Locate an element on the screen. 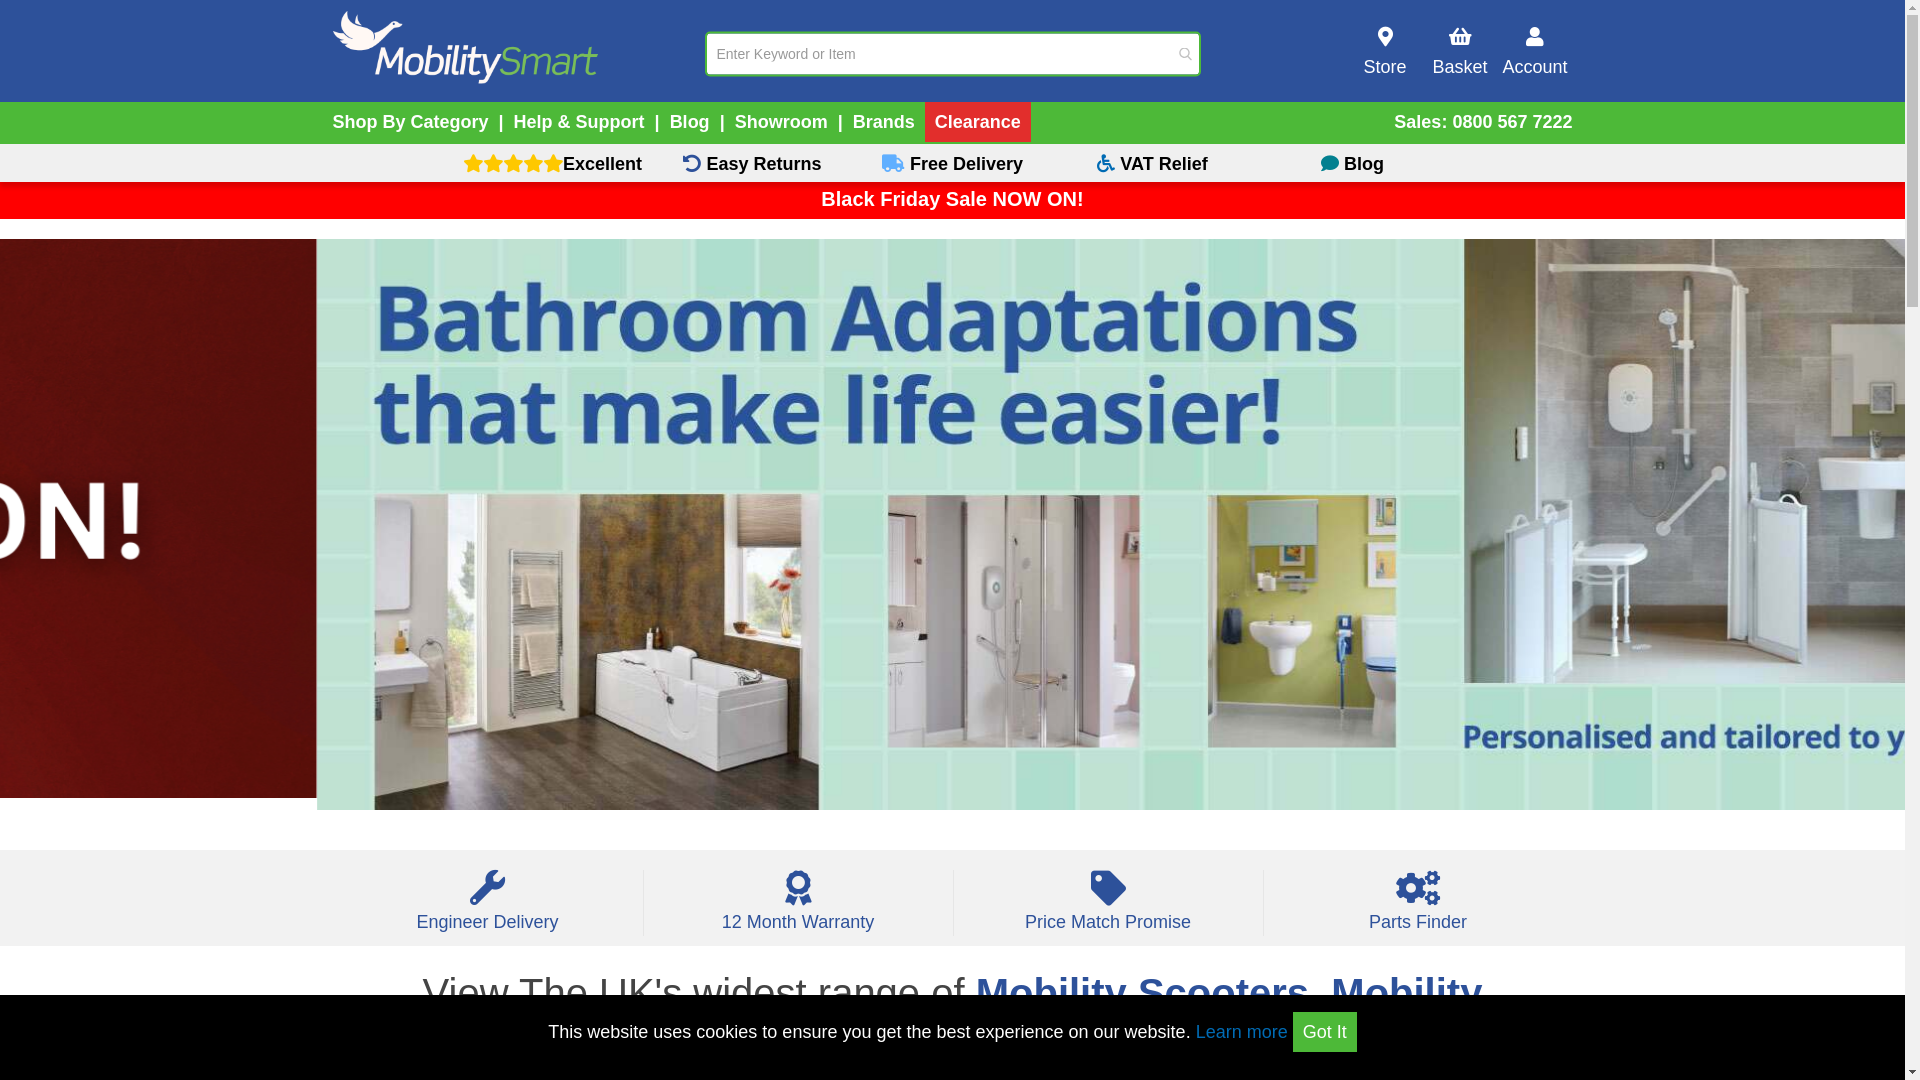  'Easy Returns' is located at coordinates (751, 162).